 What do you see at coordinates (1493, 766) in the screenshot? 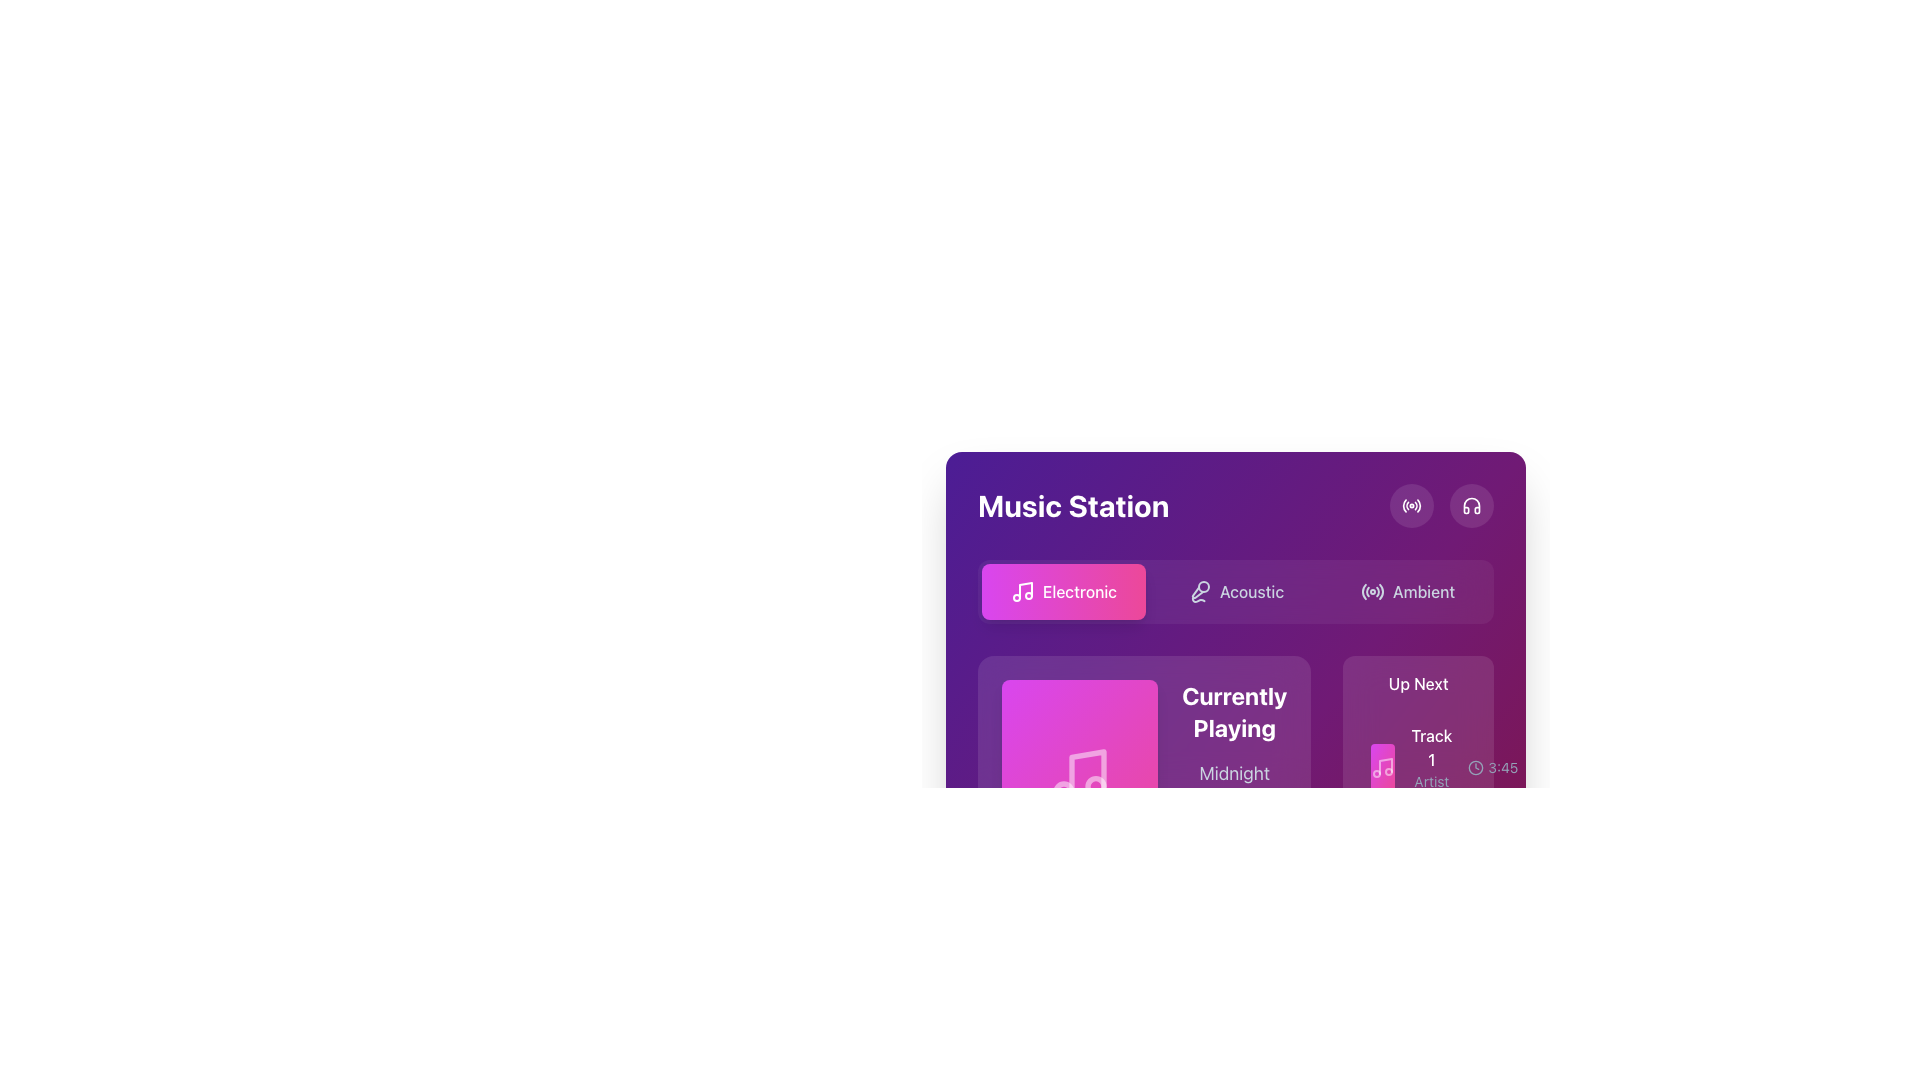
I see `the duration display element located at the bottom-right area of the card for 'Track 1' by 'Artist 1'` at bounding box center [1493, 766].